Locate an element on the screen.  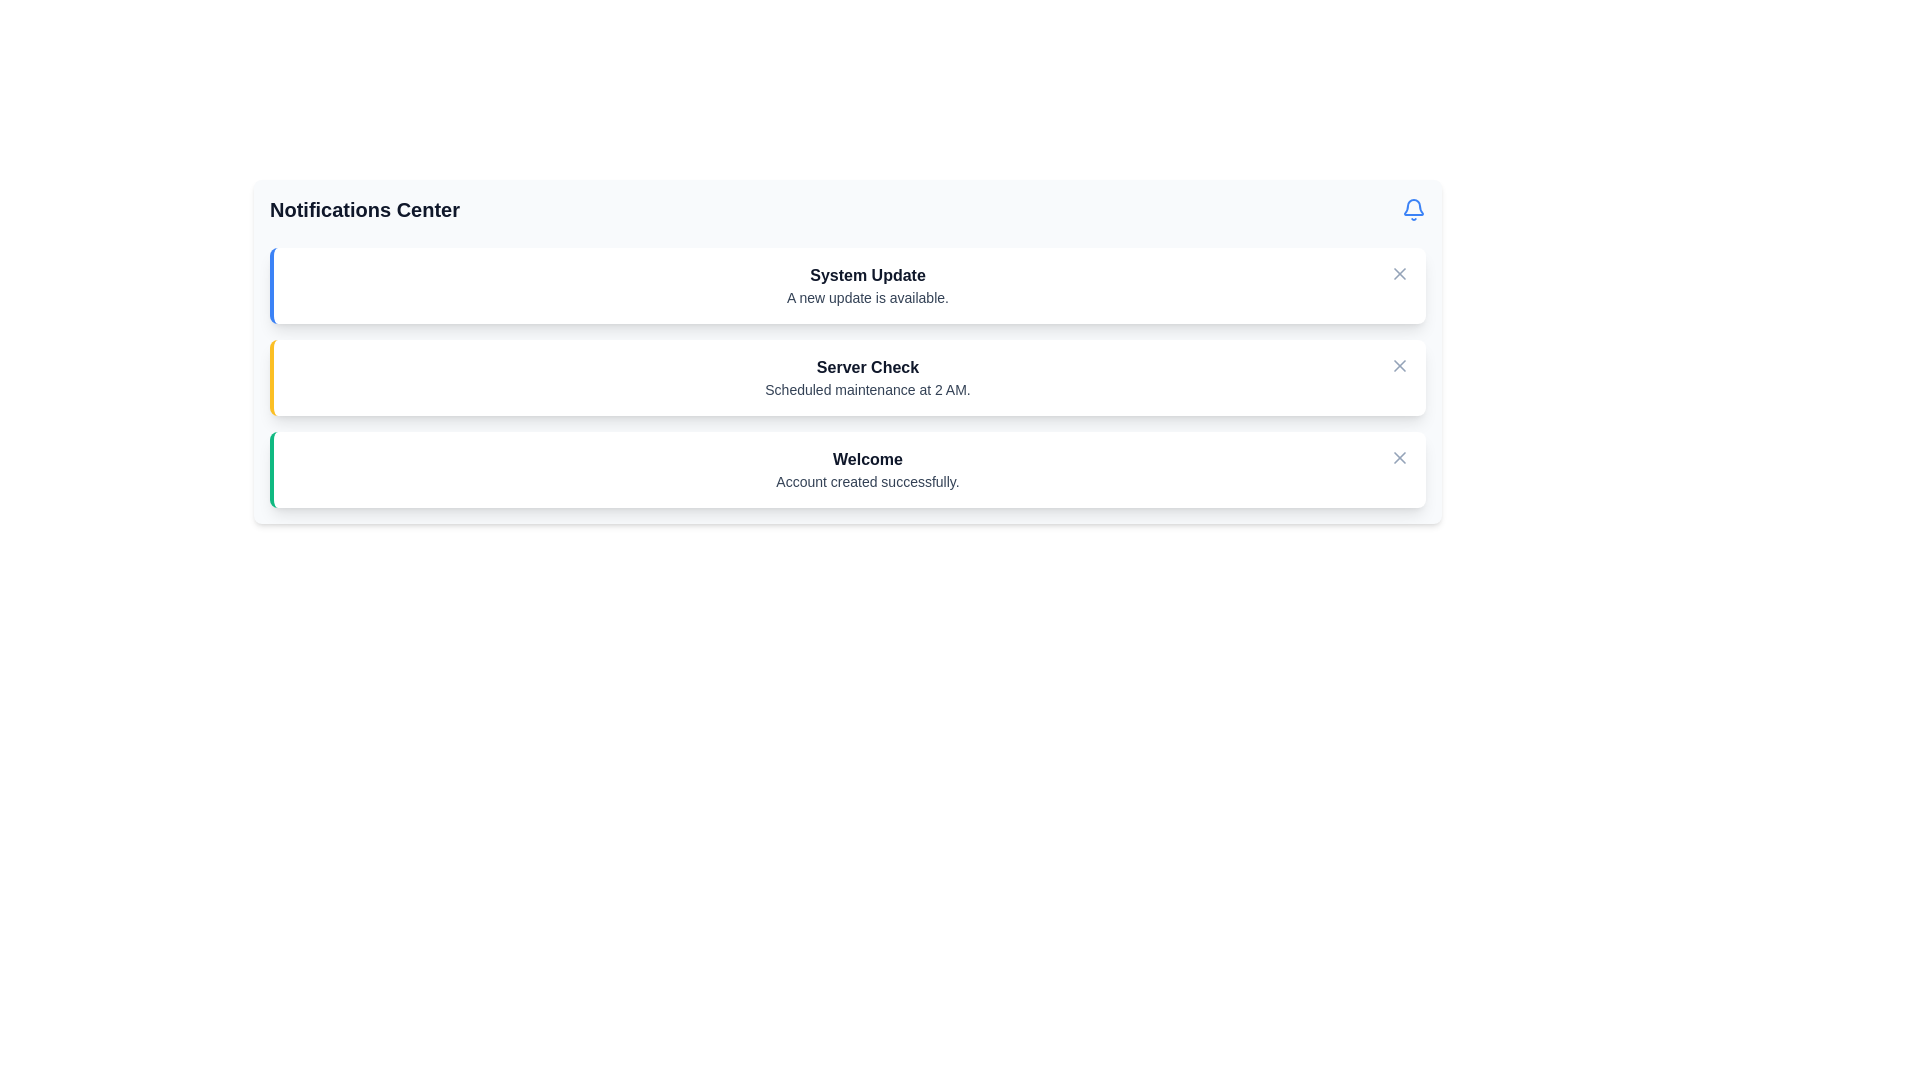
the close button icon in the top-right corner of the 'Server Check: Scheduled maintenance at 2 AM.' notification card is located at coordinates (1399, 366).